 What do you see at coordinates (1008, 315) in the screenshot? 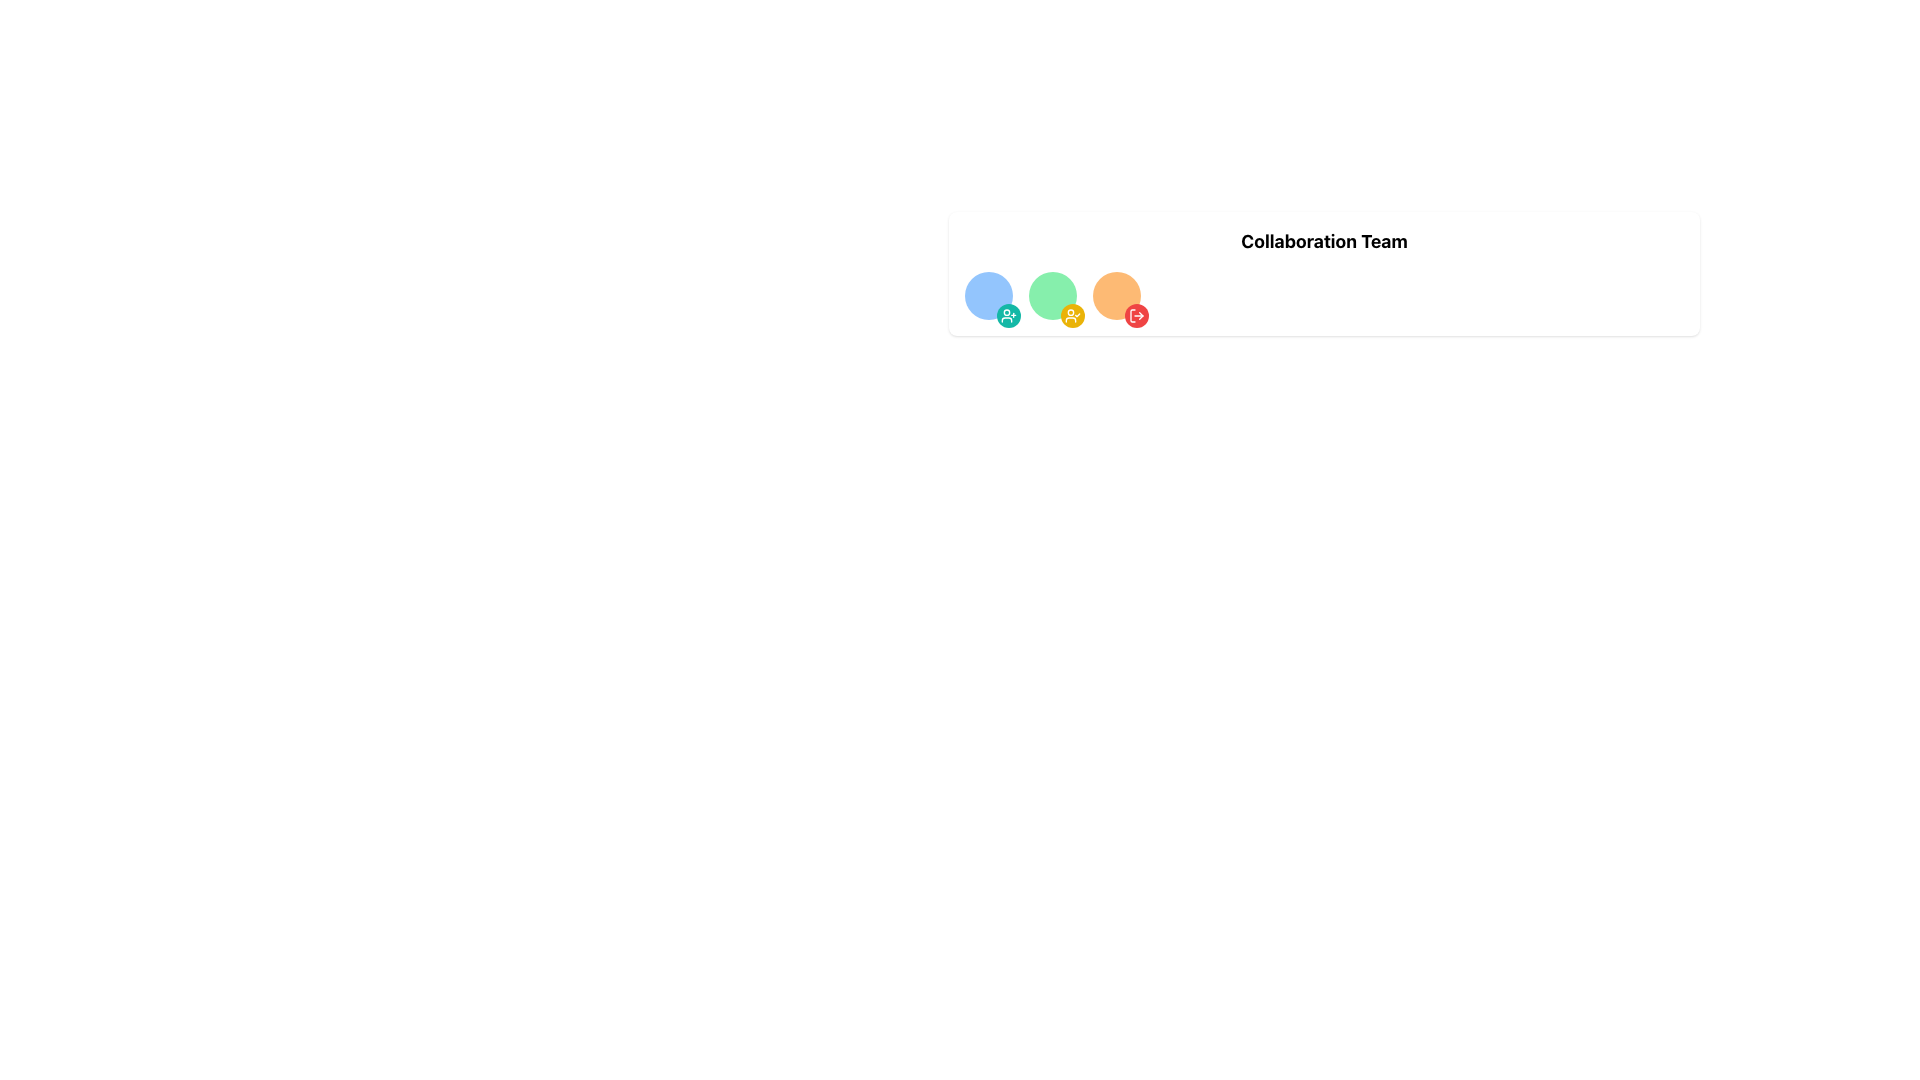
I see `the small circular button with a teal background and a white user-plus icon` at bounding box center [1008, 315].